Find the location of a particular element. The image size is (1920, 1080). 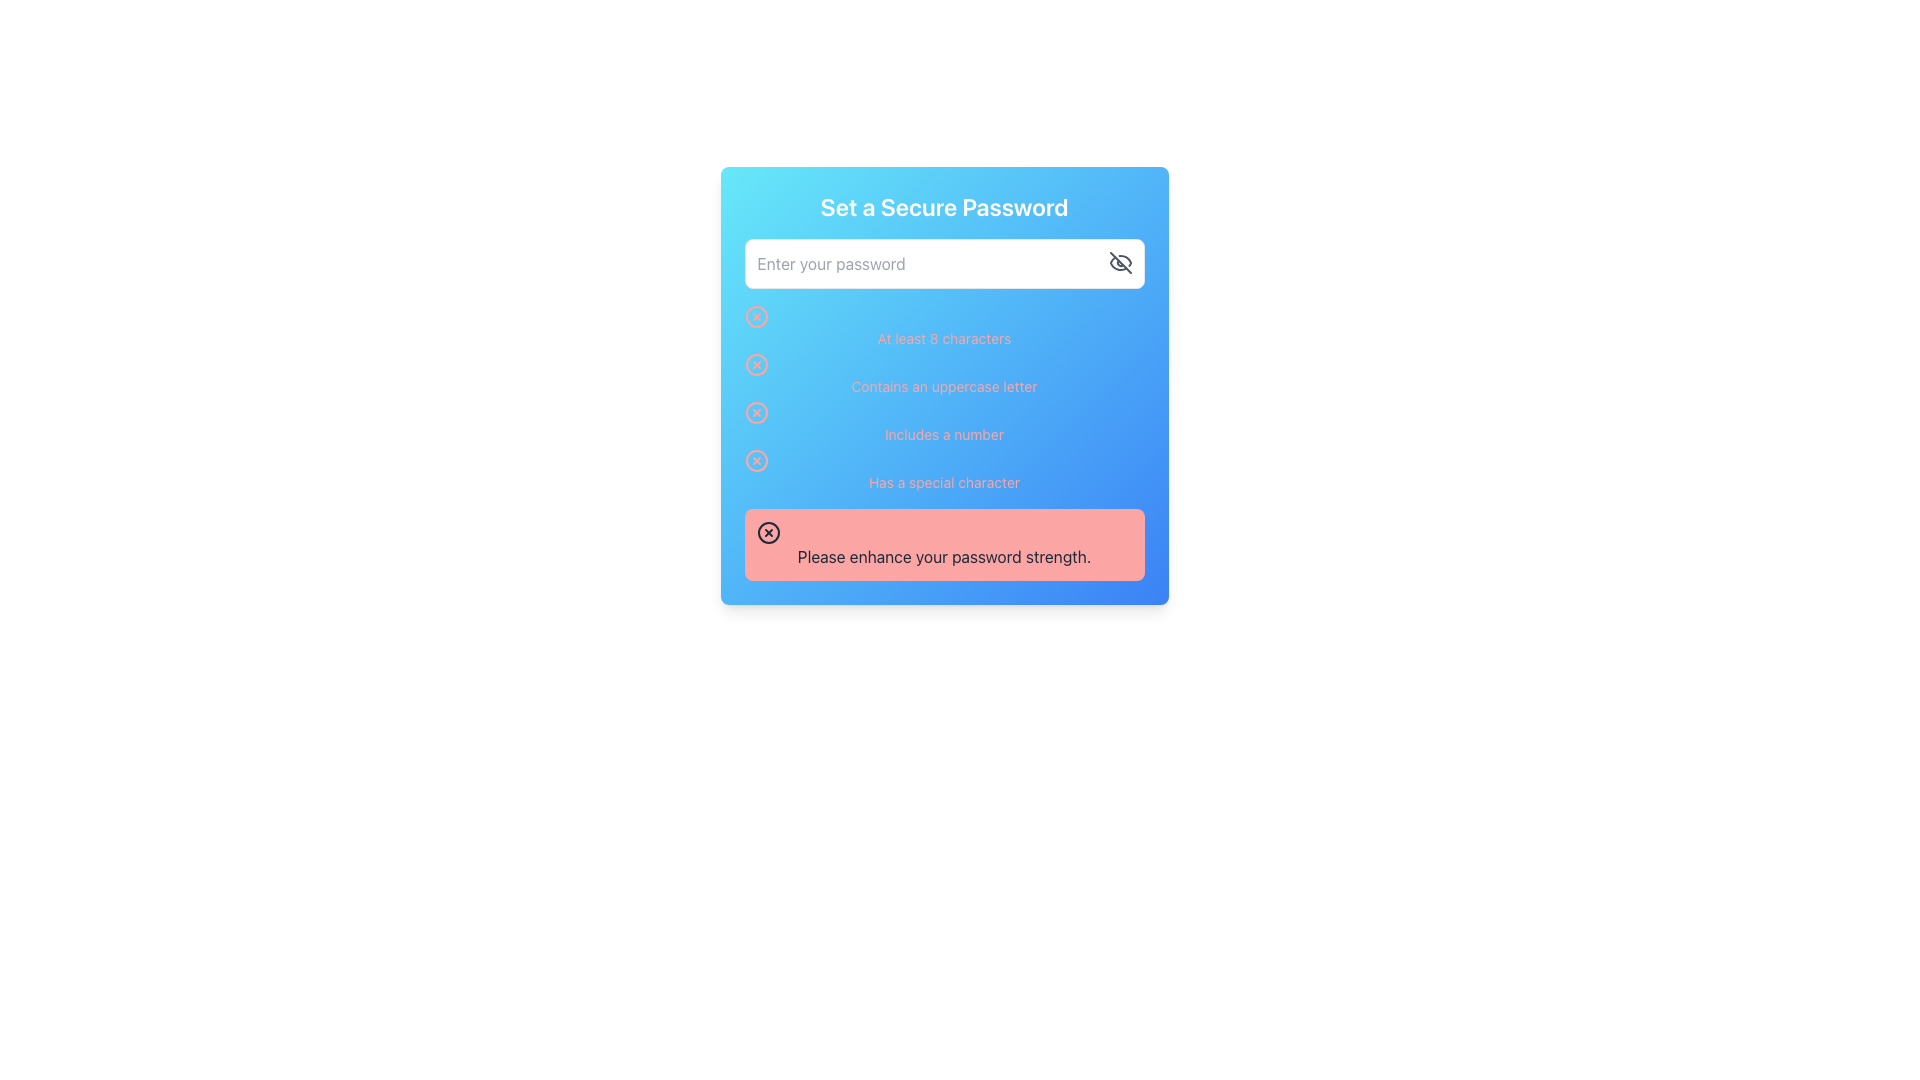

message in the Alert or Notification Box that says 'Please enhance your password strength.' is located at coordinates (943, 544).